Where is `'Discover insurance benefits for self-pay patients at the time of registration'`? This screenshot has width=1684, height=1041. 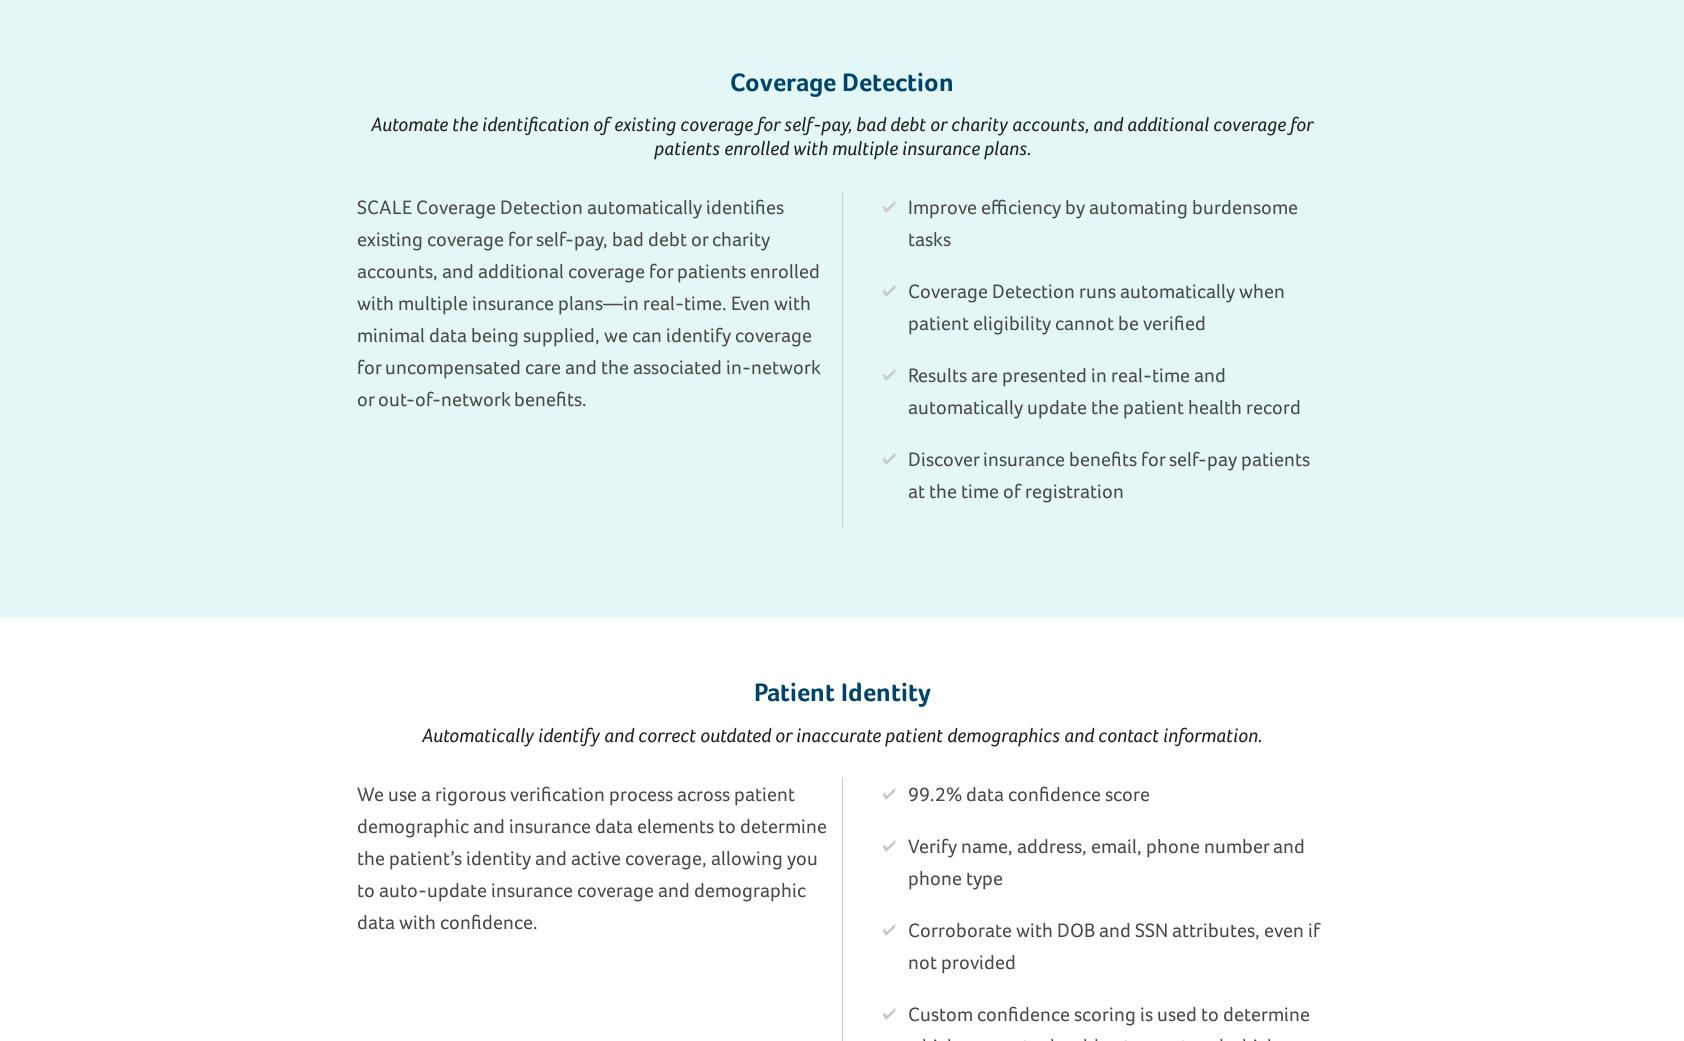 'Discover insurance benefits for self-pay patients at the time of registration' is located at coordinates (1109, 474).